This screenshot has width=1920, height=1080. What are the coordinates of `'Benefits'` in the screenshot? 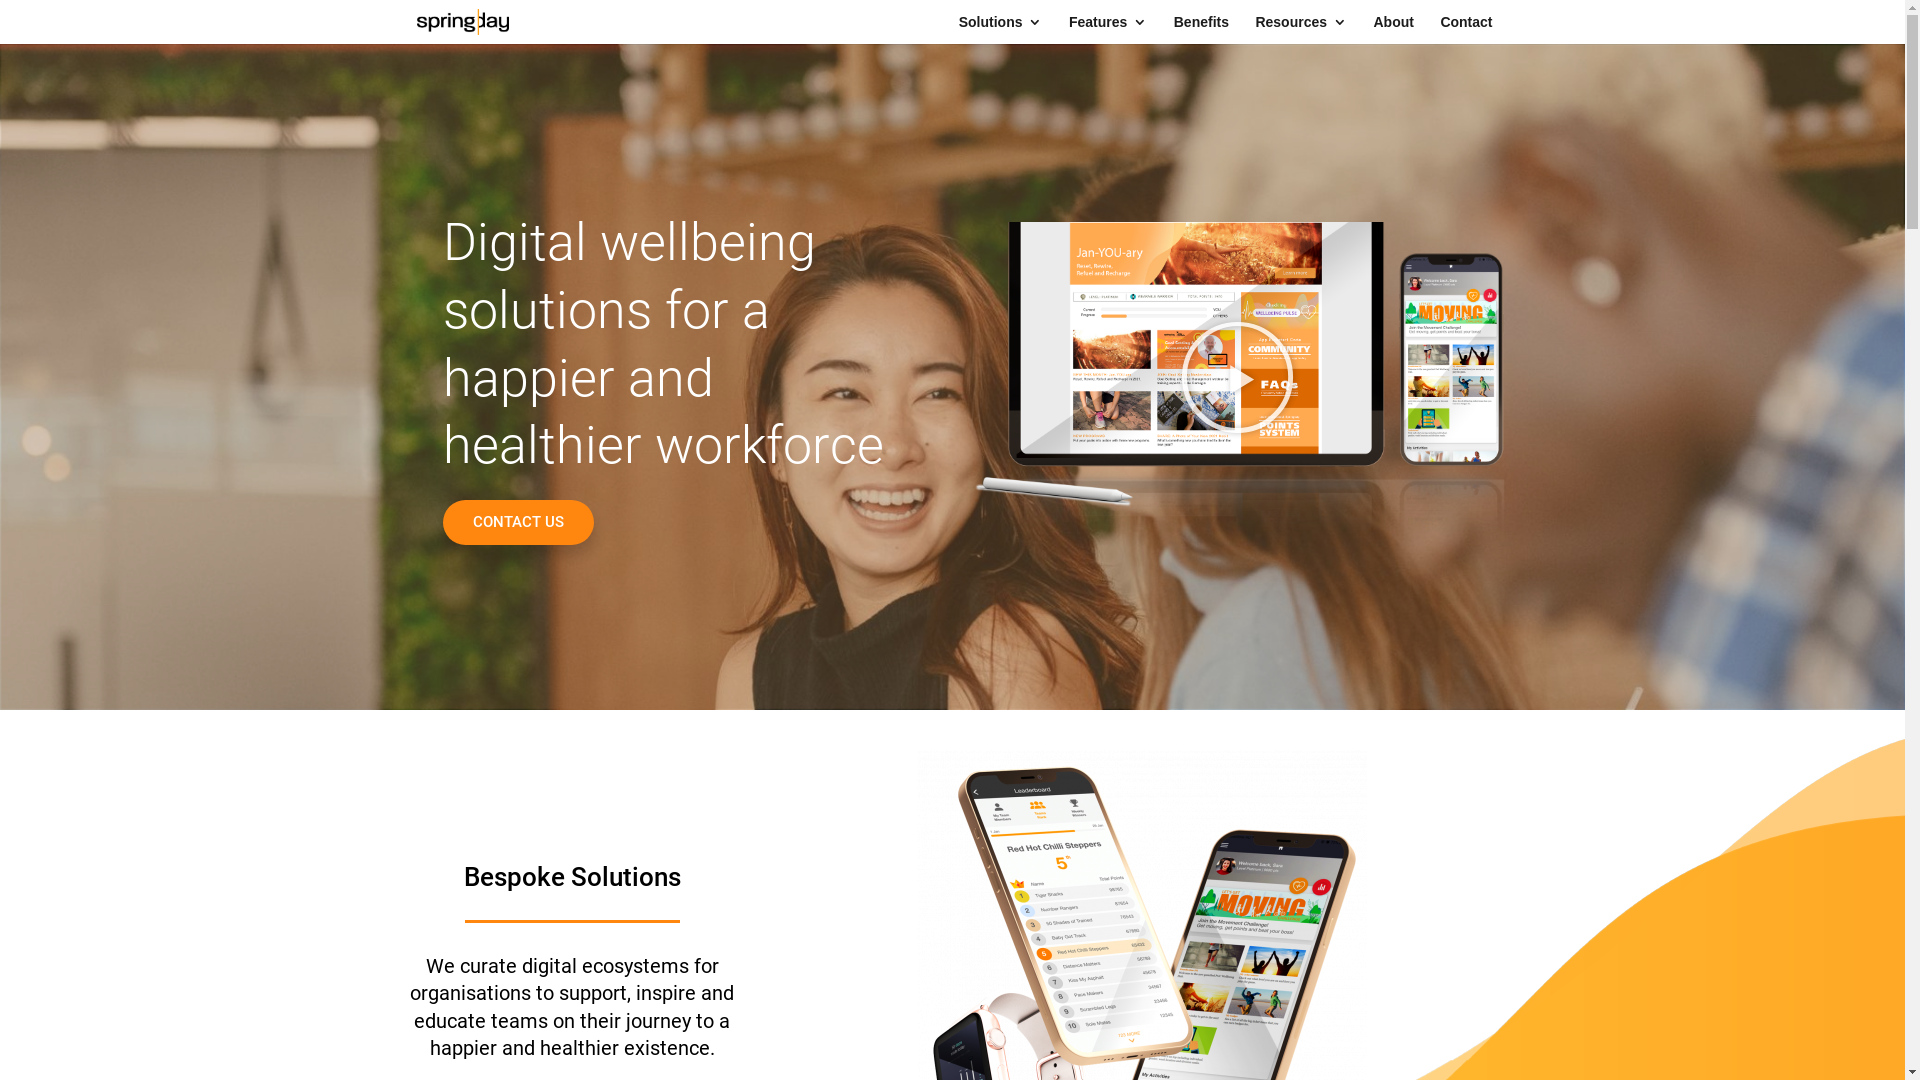 It's located at (1174, 29).